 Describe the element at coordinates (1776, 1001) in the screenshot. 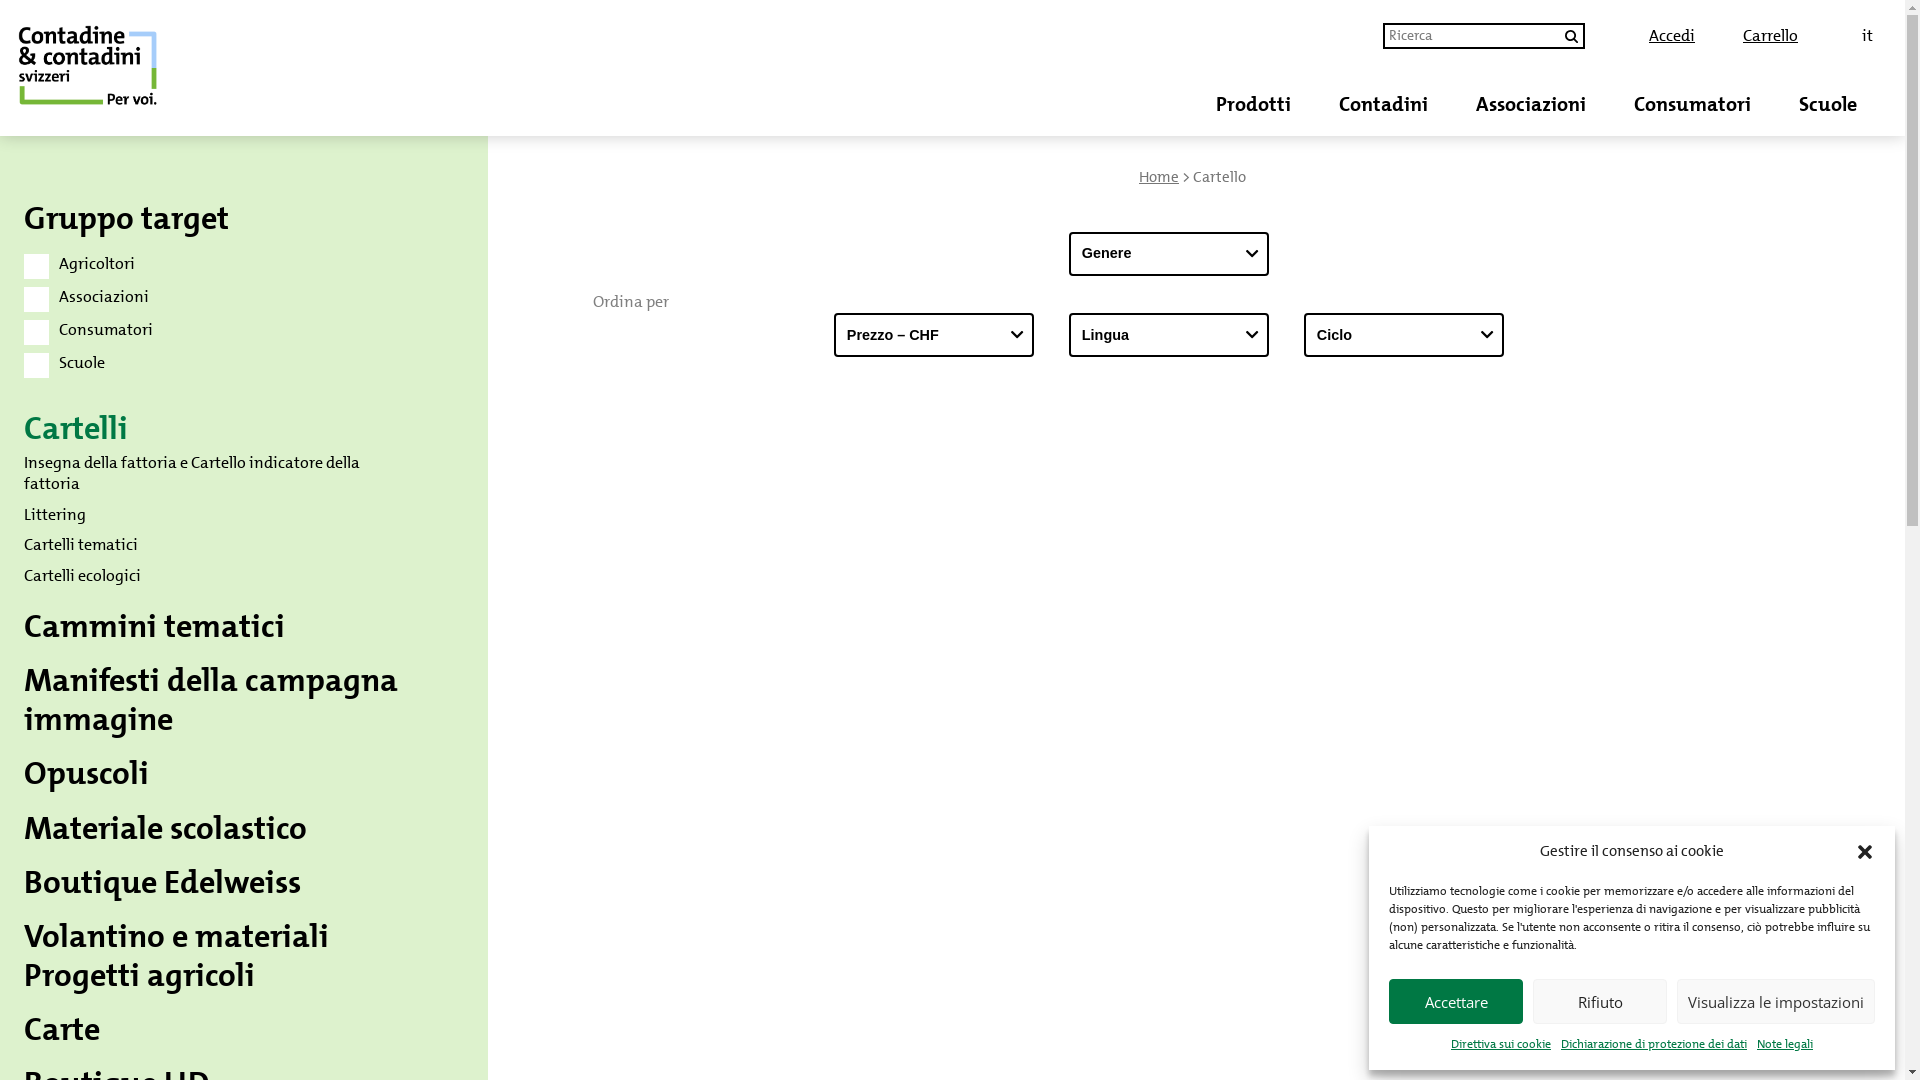

I see `'Visualizza le impostazioni'` at that location.